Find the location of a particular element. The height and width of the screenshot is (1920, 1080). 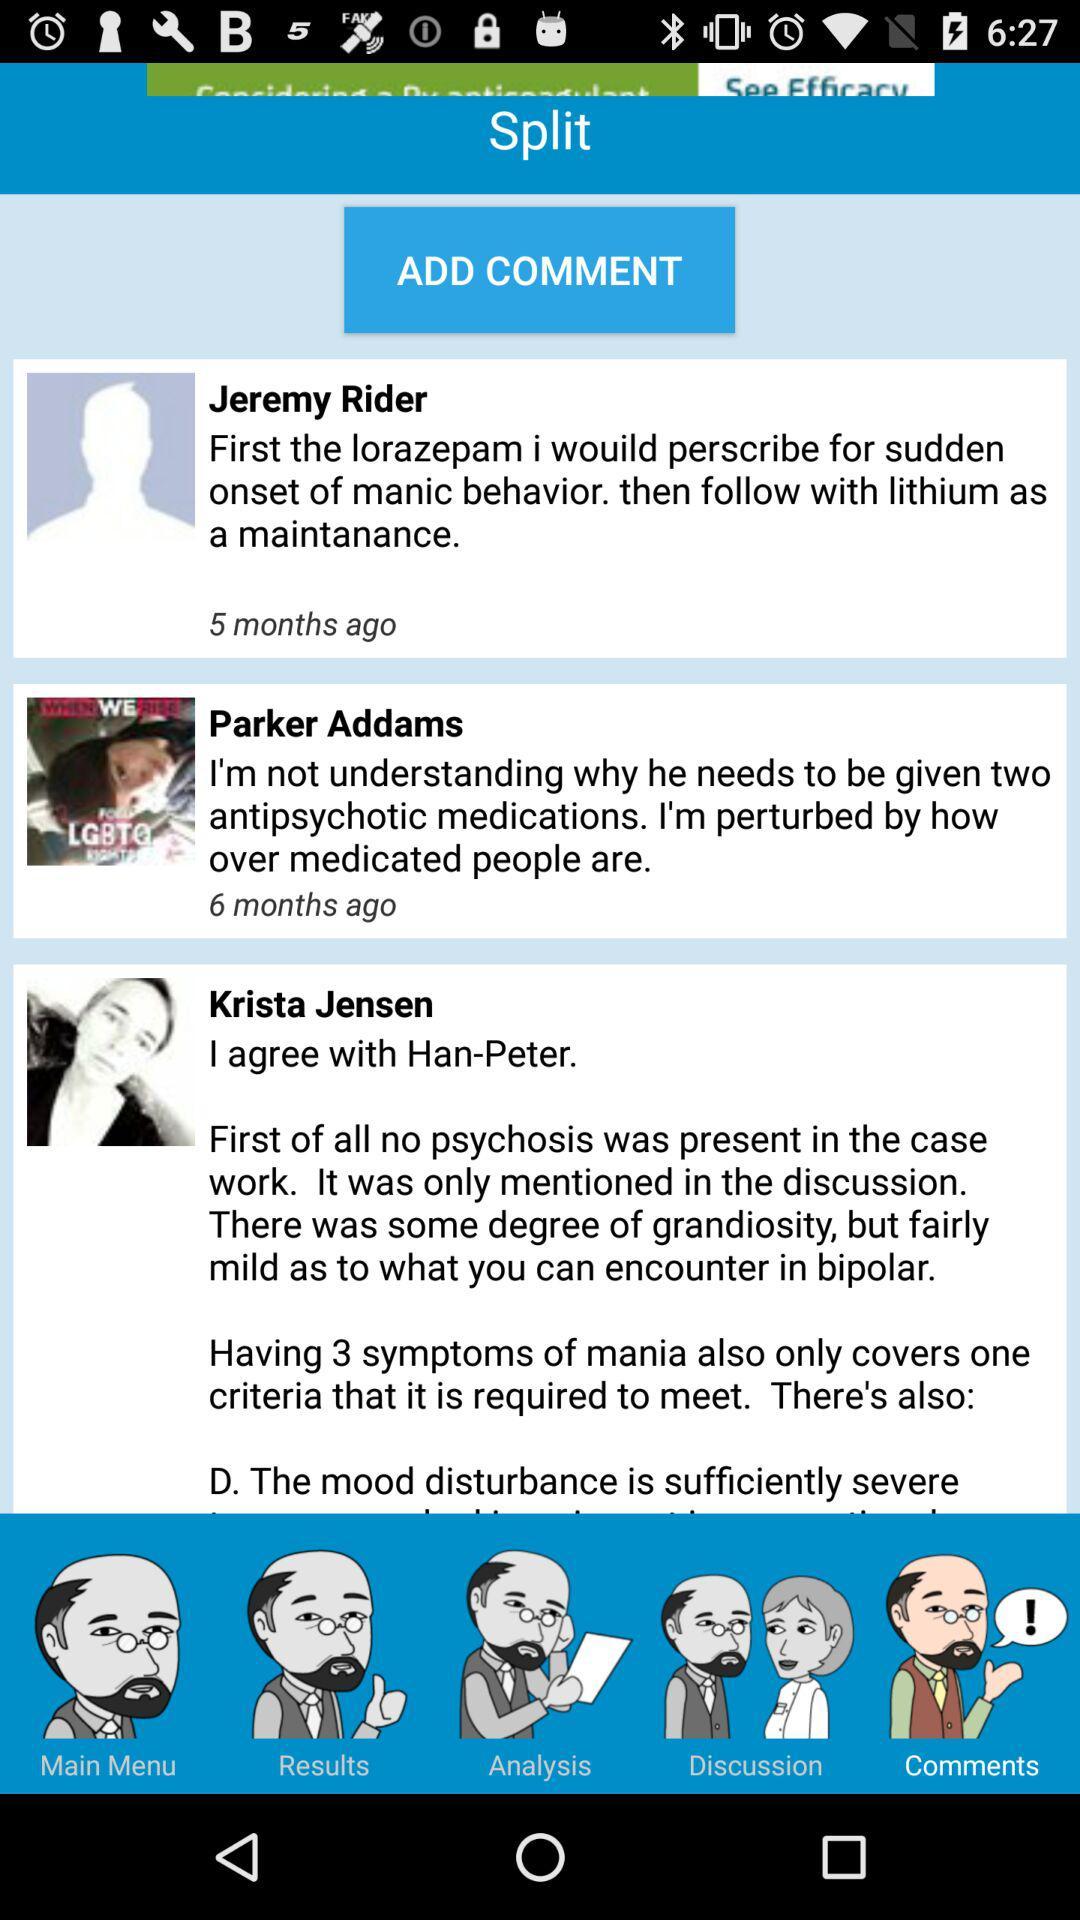

the add comment icon is located at coordinates (538, 268).